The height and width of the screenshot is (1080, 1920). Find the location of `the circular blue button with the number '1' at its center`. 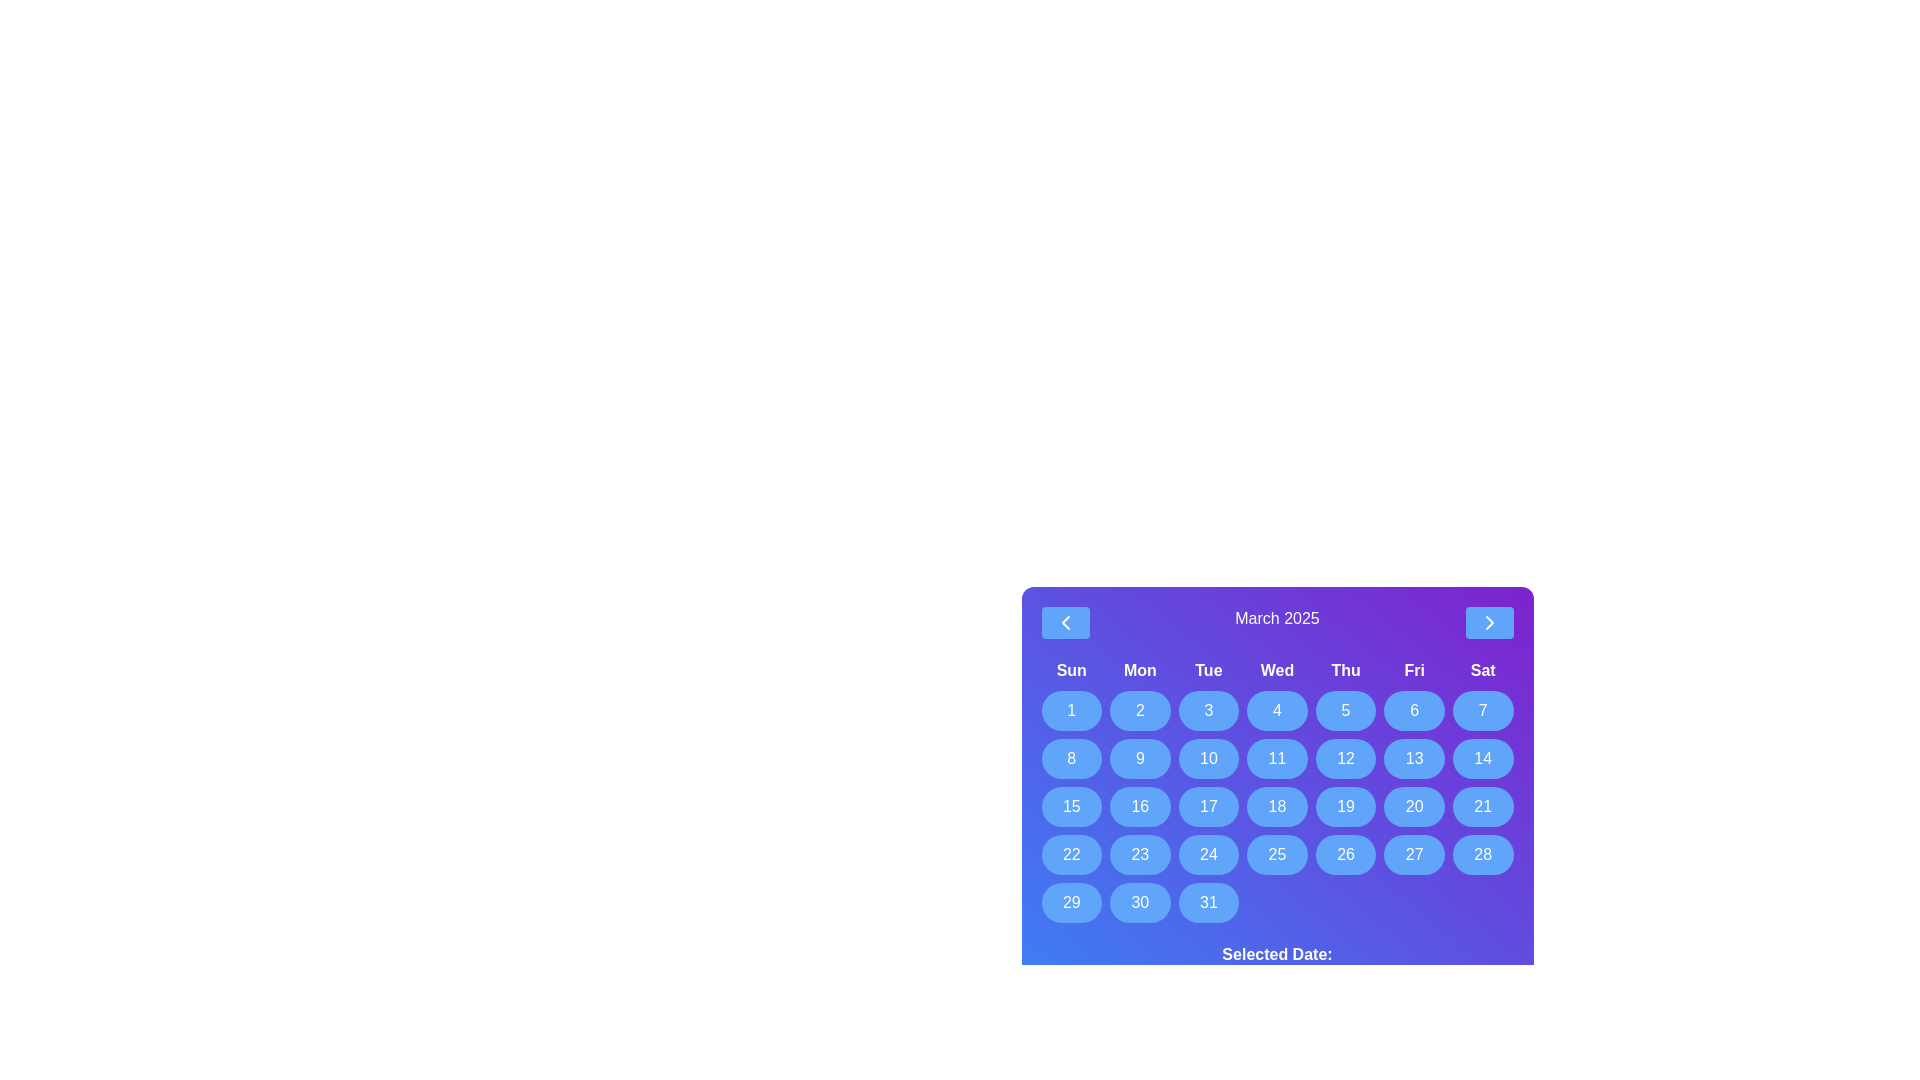

the circular blue button with the number '1' at its center is located at coordinates (1070, 709).